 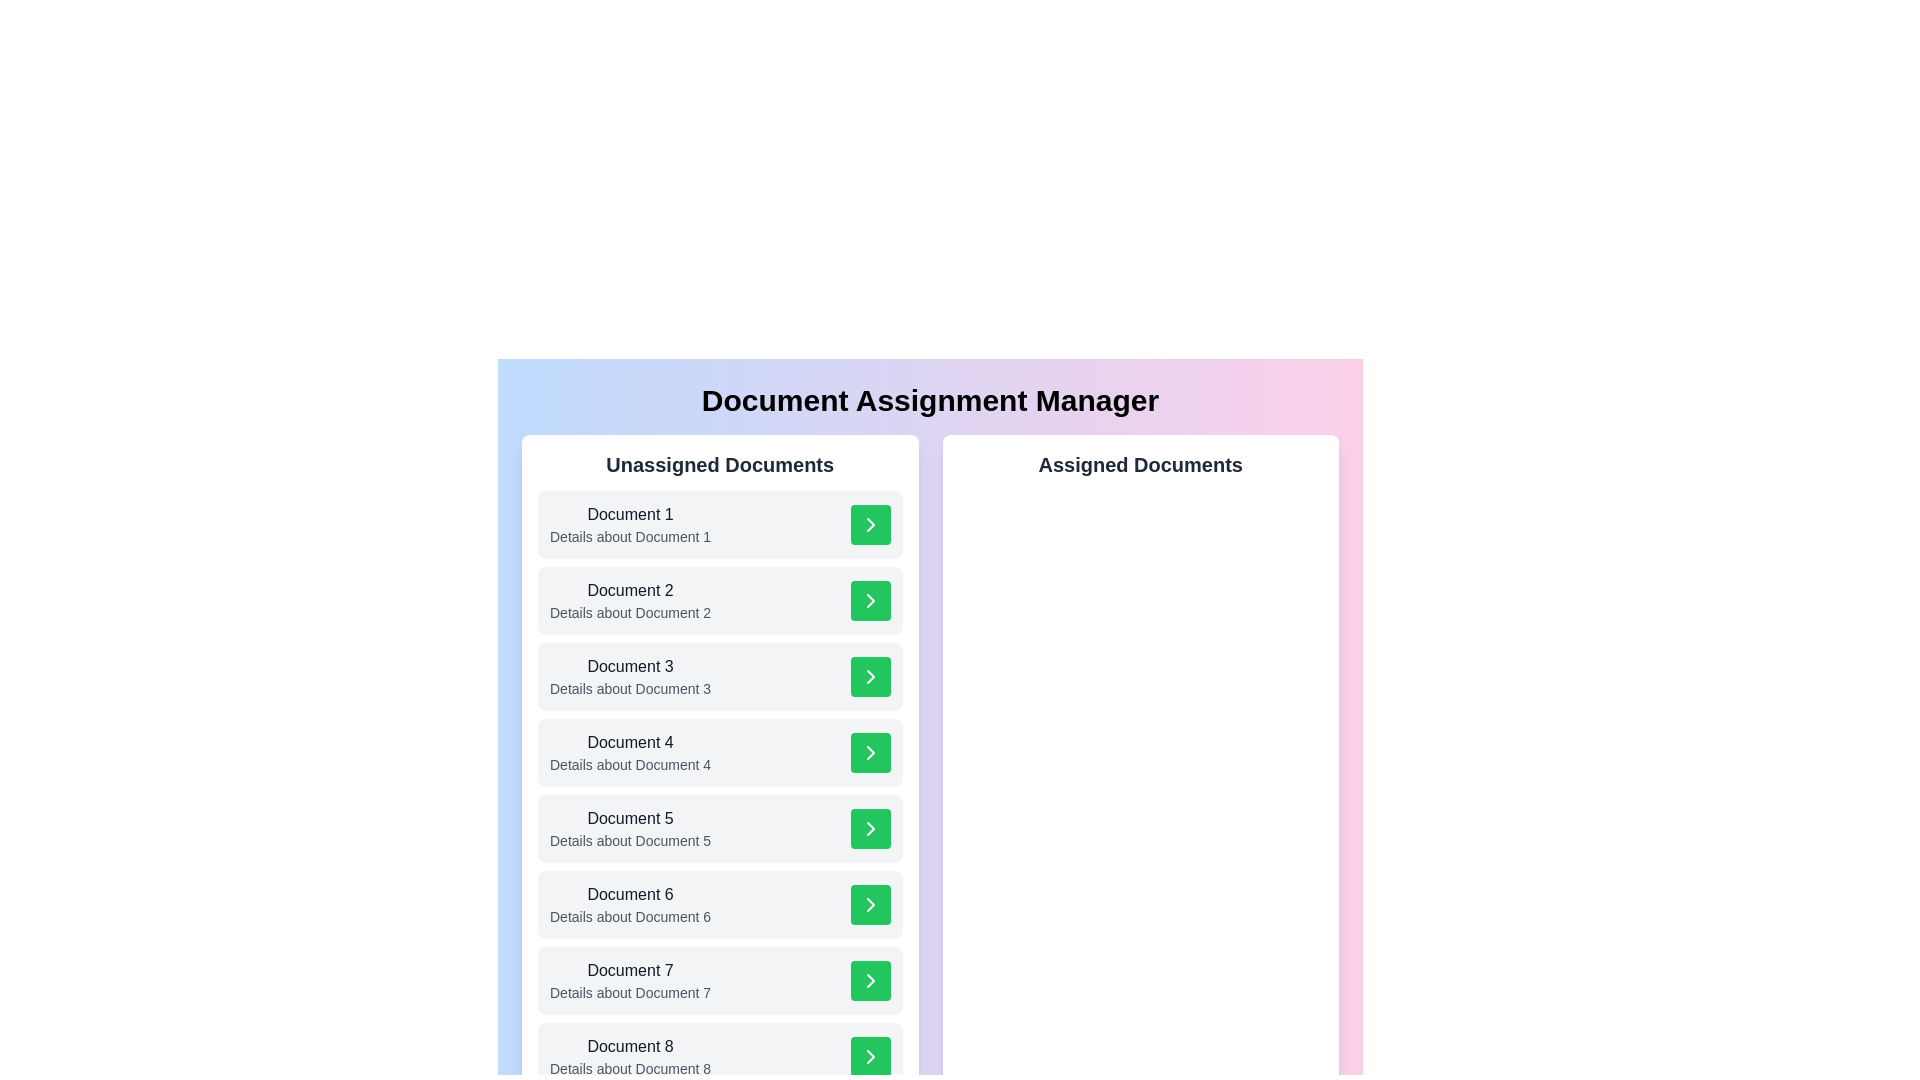 I want to click on the right-pointing chevron icon within the green button of the 'Document 2' list item under 'Unassigned Documents', so click(x=870, y=600).